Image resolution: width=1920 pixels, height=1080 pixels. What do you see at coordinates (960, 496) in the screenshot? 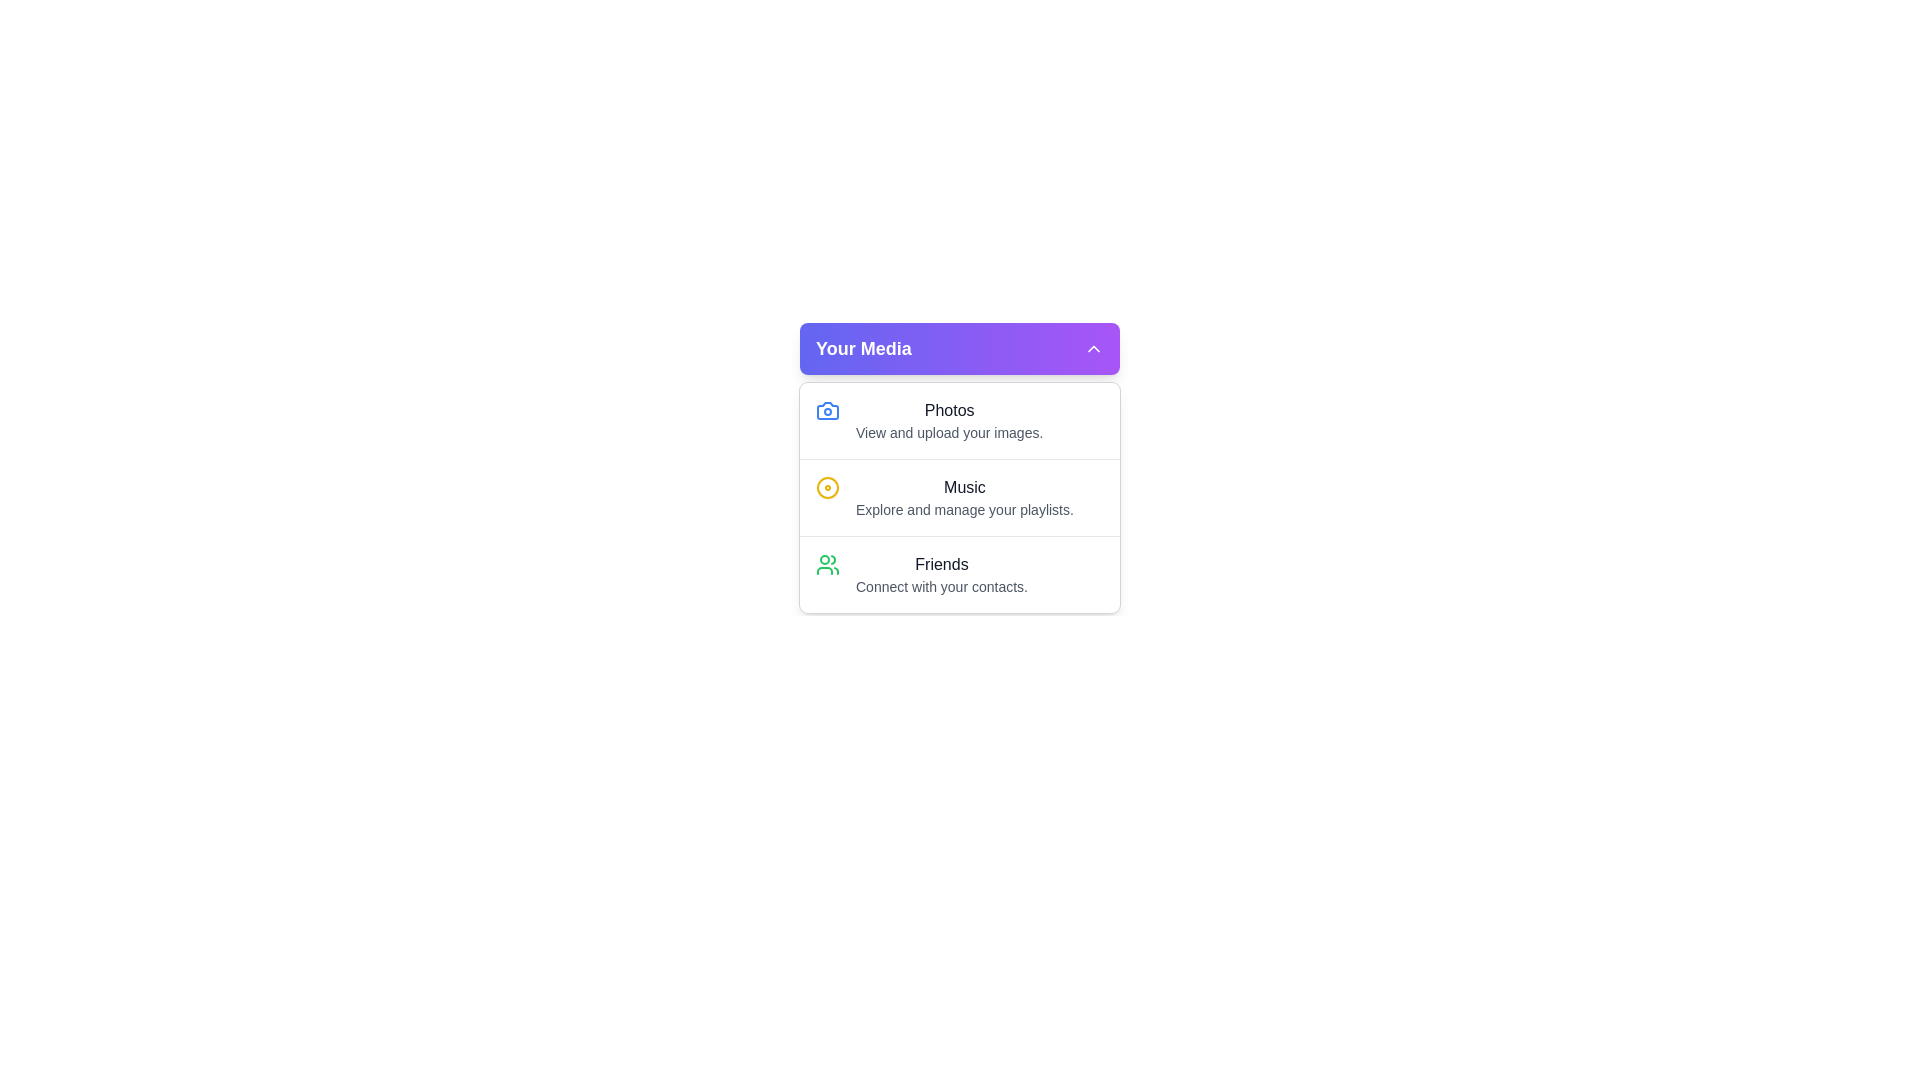
I see `the 'Music' menu item, which is a rectangular block with a bold title and a yellow circular icon` at bounding box center [960, 496].